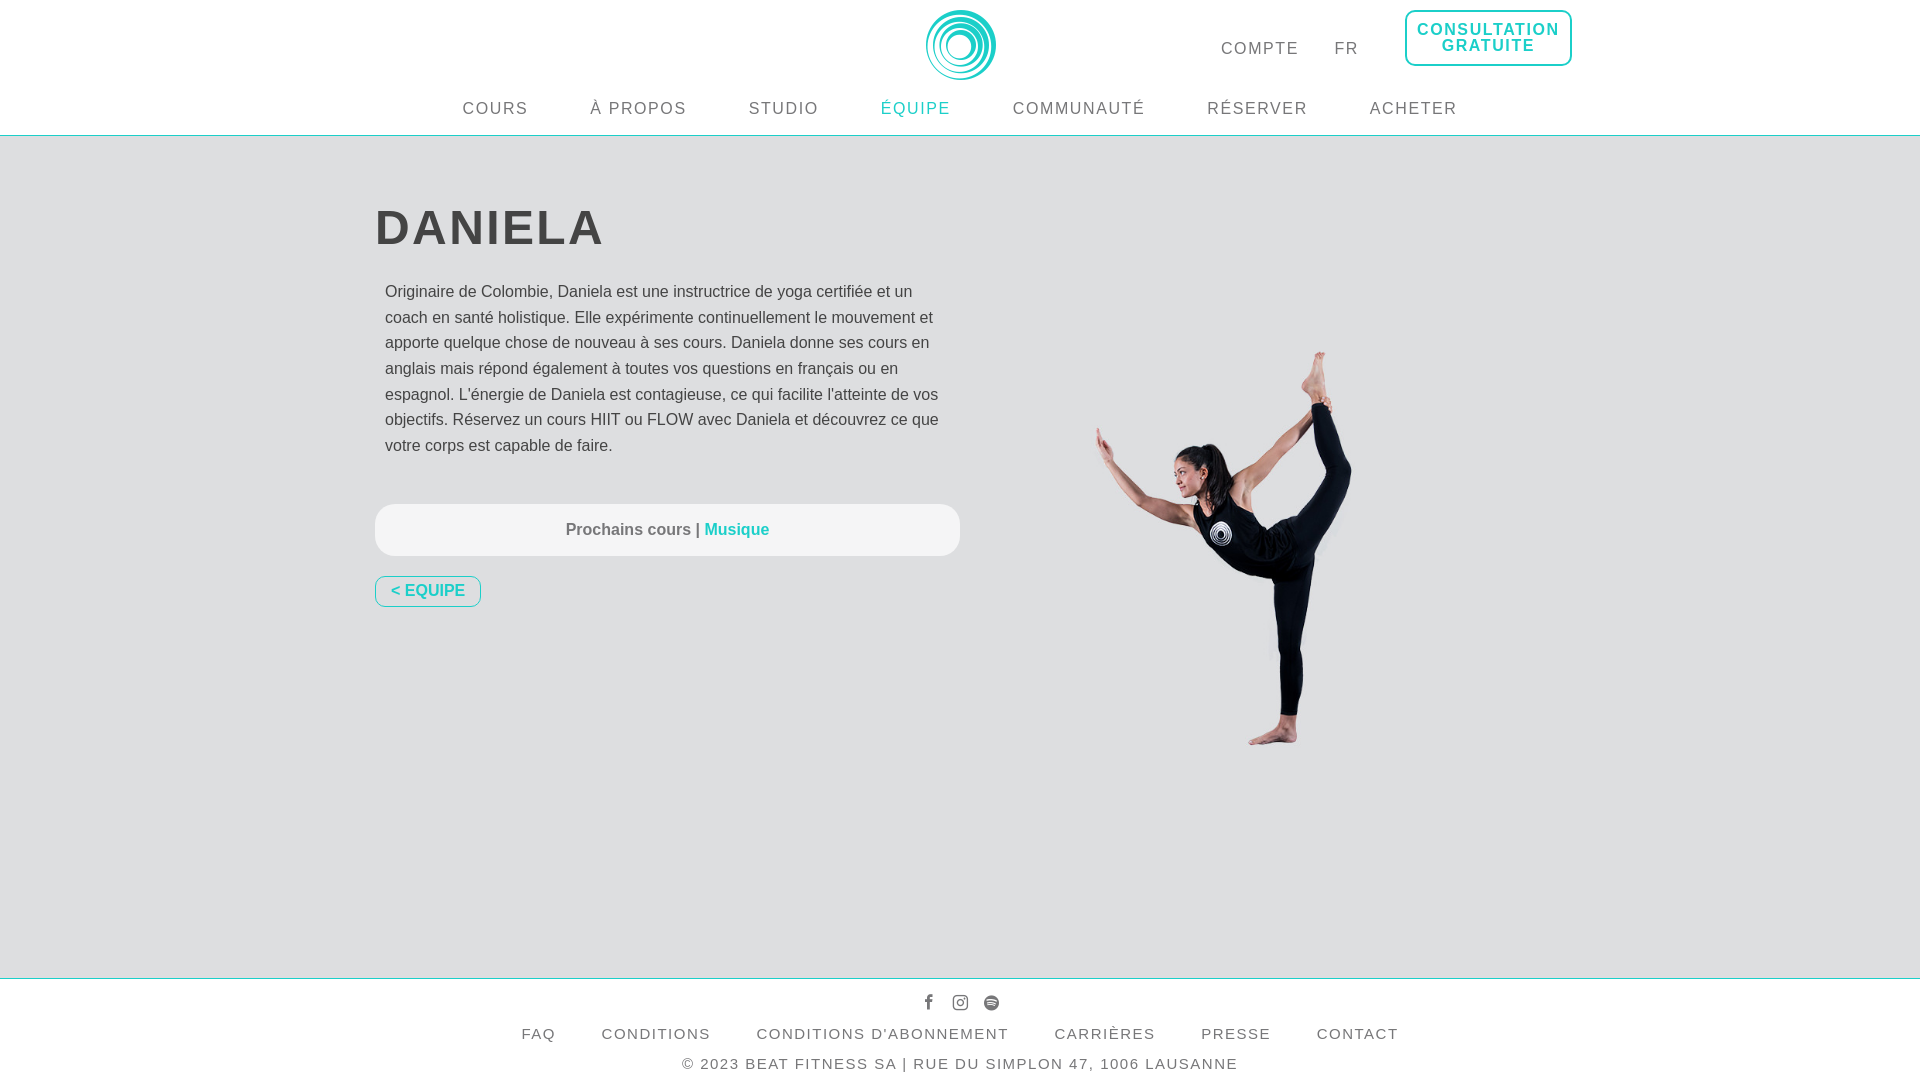 The image size is (1920, 1080). What do you see at coordinates (732, 528) in the screenshot?
I see `'Musique'` at bounding box center [732, 528].